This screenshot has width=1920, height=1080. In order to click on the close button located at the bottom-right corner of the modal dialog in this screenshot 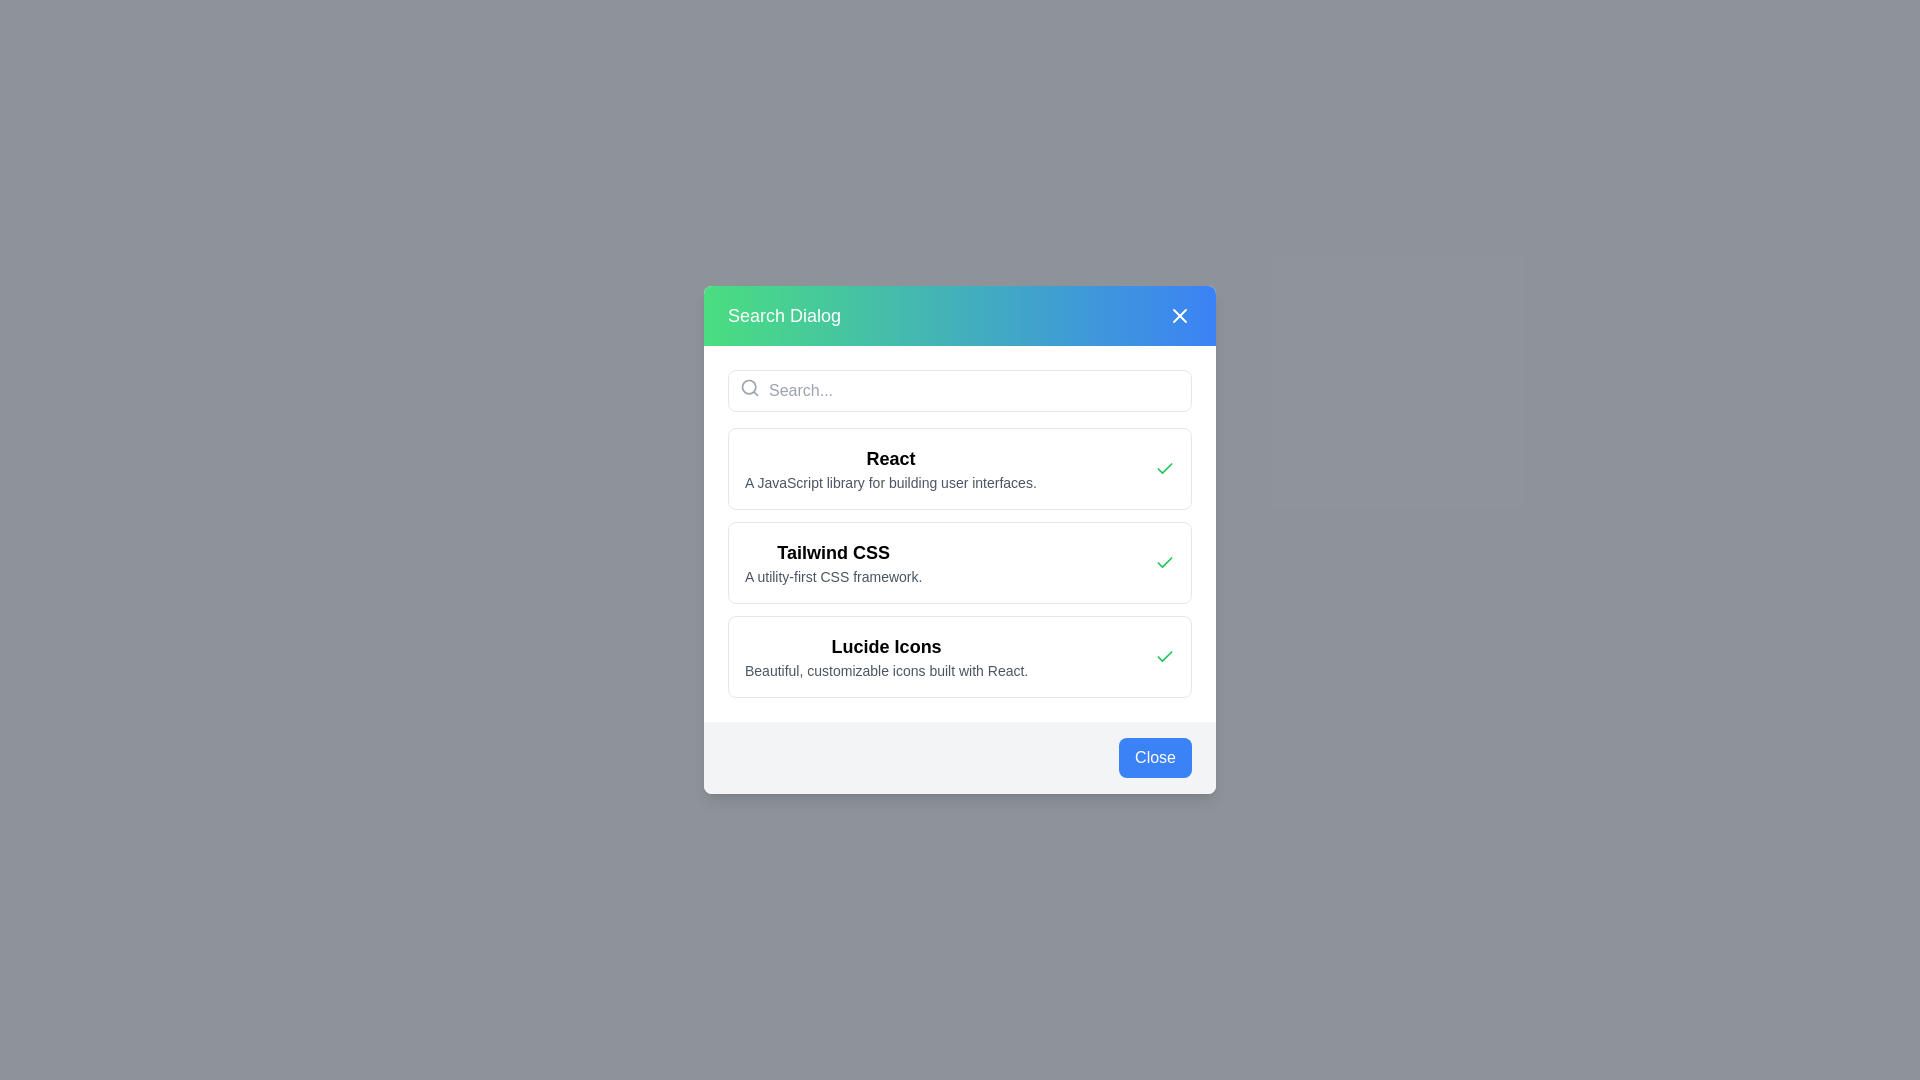, I will do `click(1155, 758)`.